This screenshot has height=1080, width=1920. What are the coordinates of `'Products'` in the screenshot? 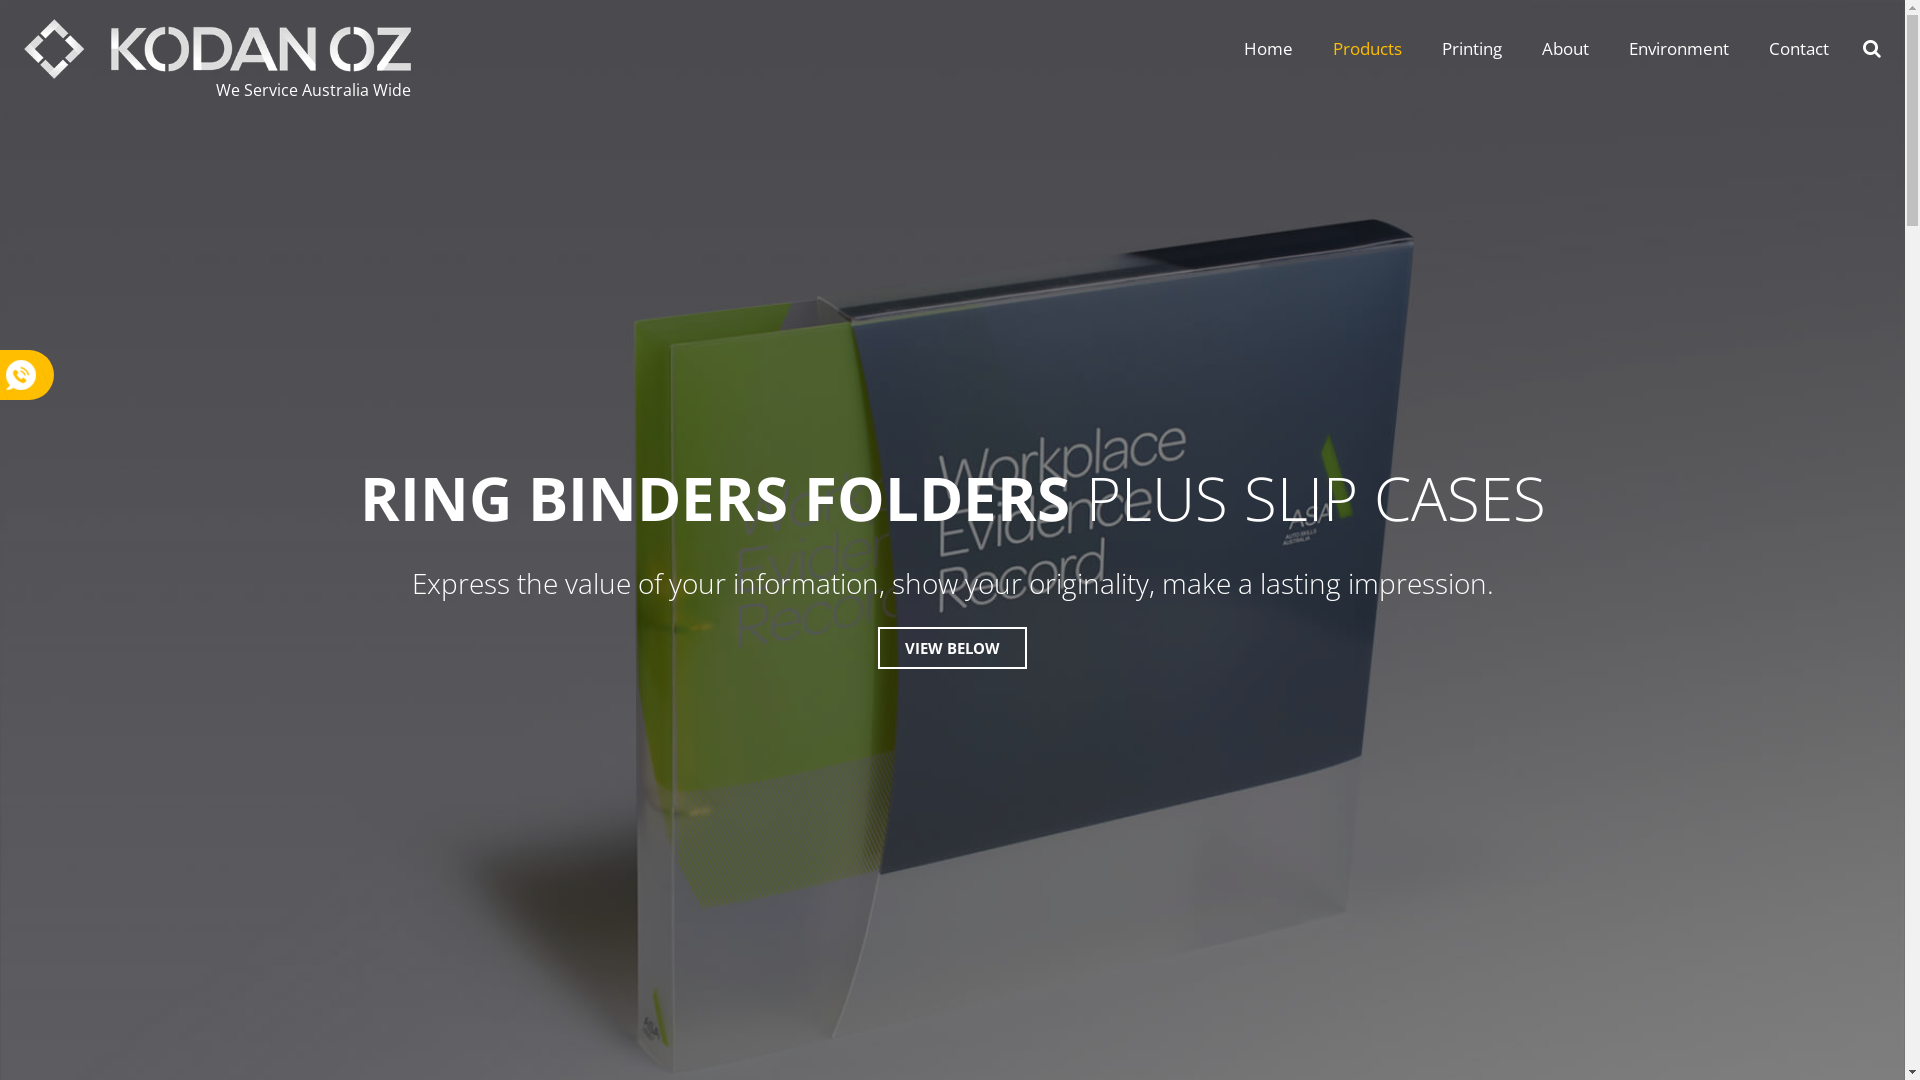 It's located at (1366, 48).